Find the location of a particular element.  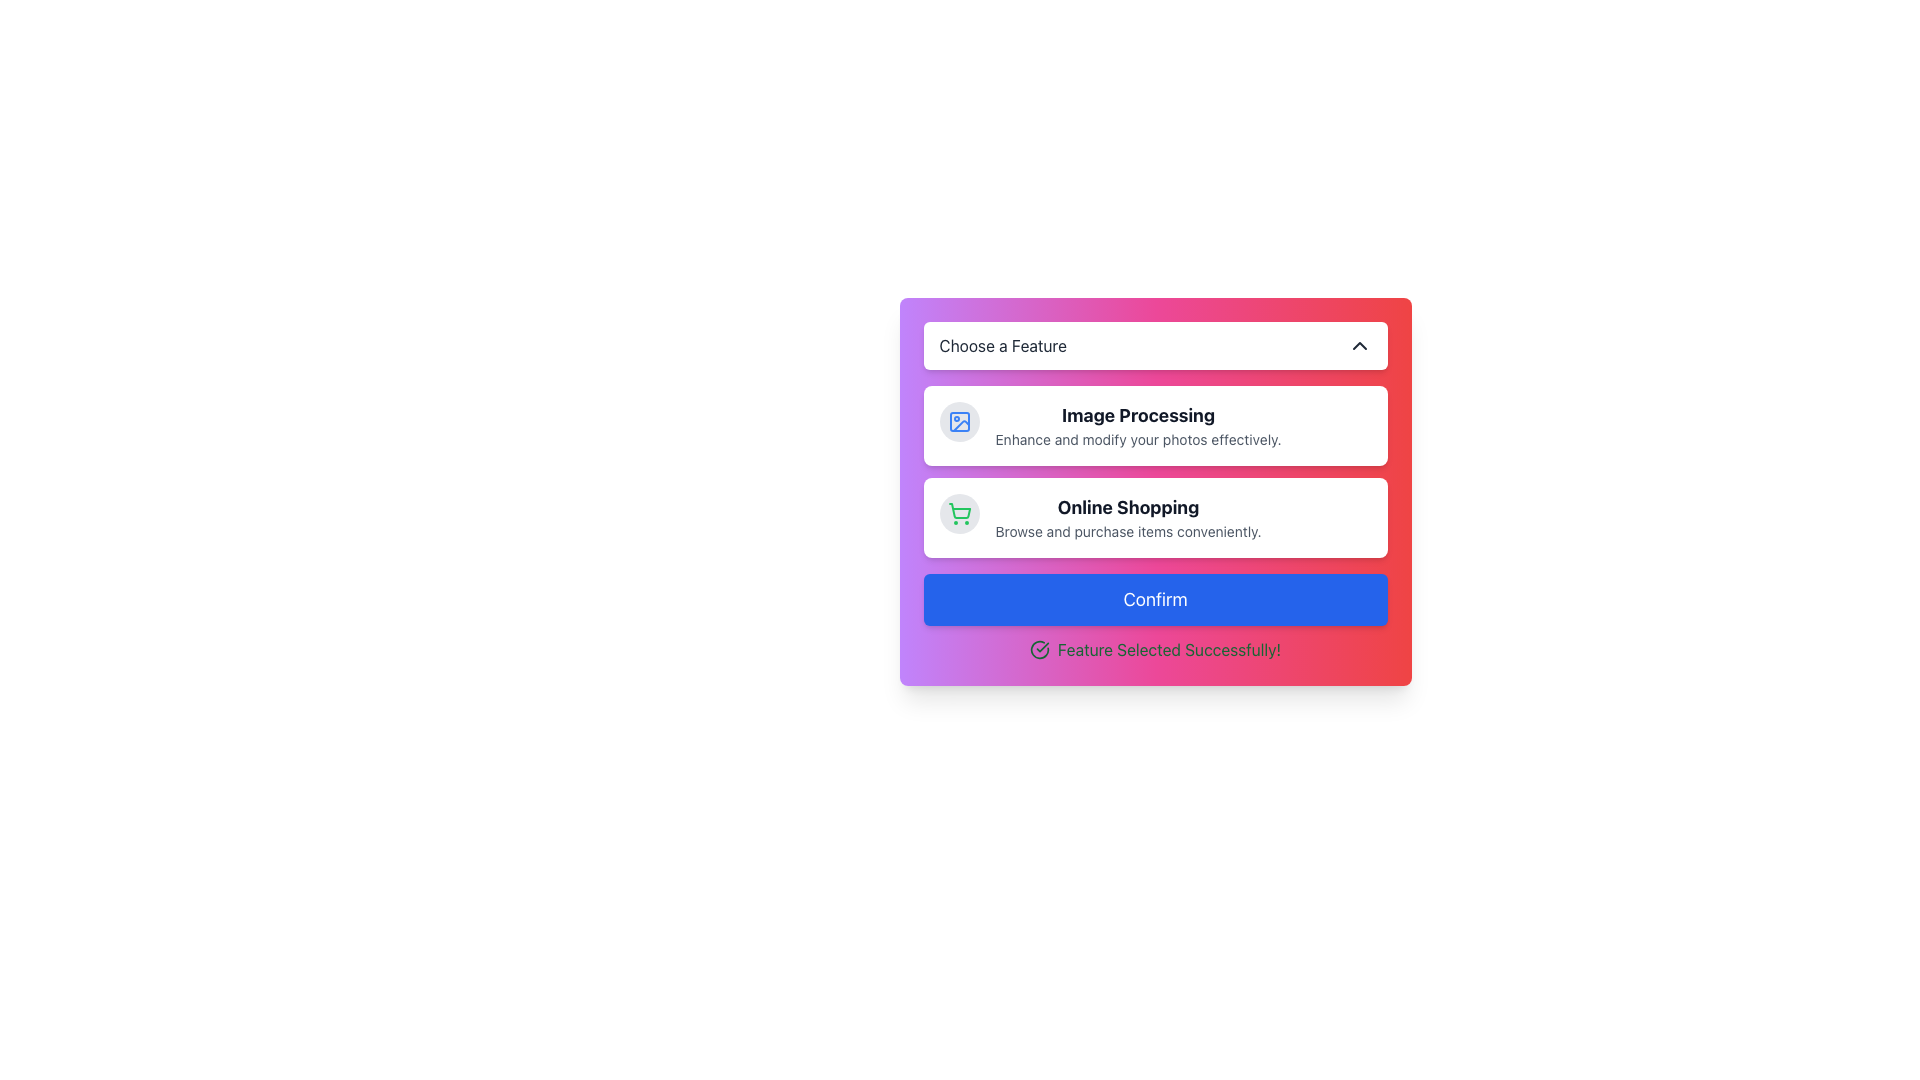

the 'Online Shopping' feature selection option, which includes a green shopping cart icon and descriptive text is located at coordinates (1155, 516).